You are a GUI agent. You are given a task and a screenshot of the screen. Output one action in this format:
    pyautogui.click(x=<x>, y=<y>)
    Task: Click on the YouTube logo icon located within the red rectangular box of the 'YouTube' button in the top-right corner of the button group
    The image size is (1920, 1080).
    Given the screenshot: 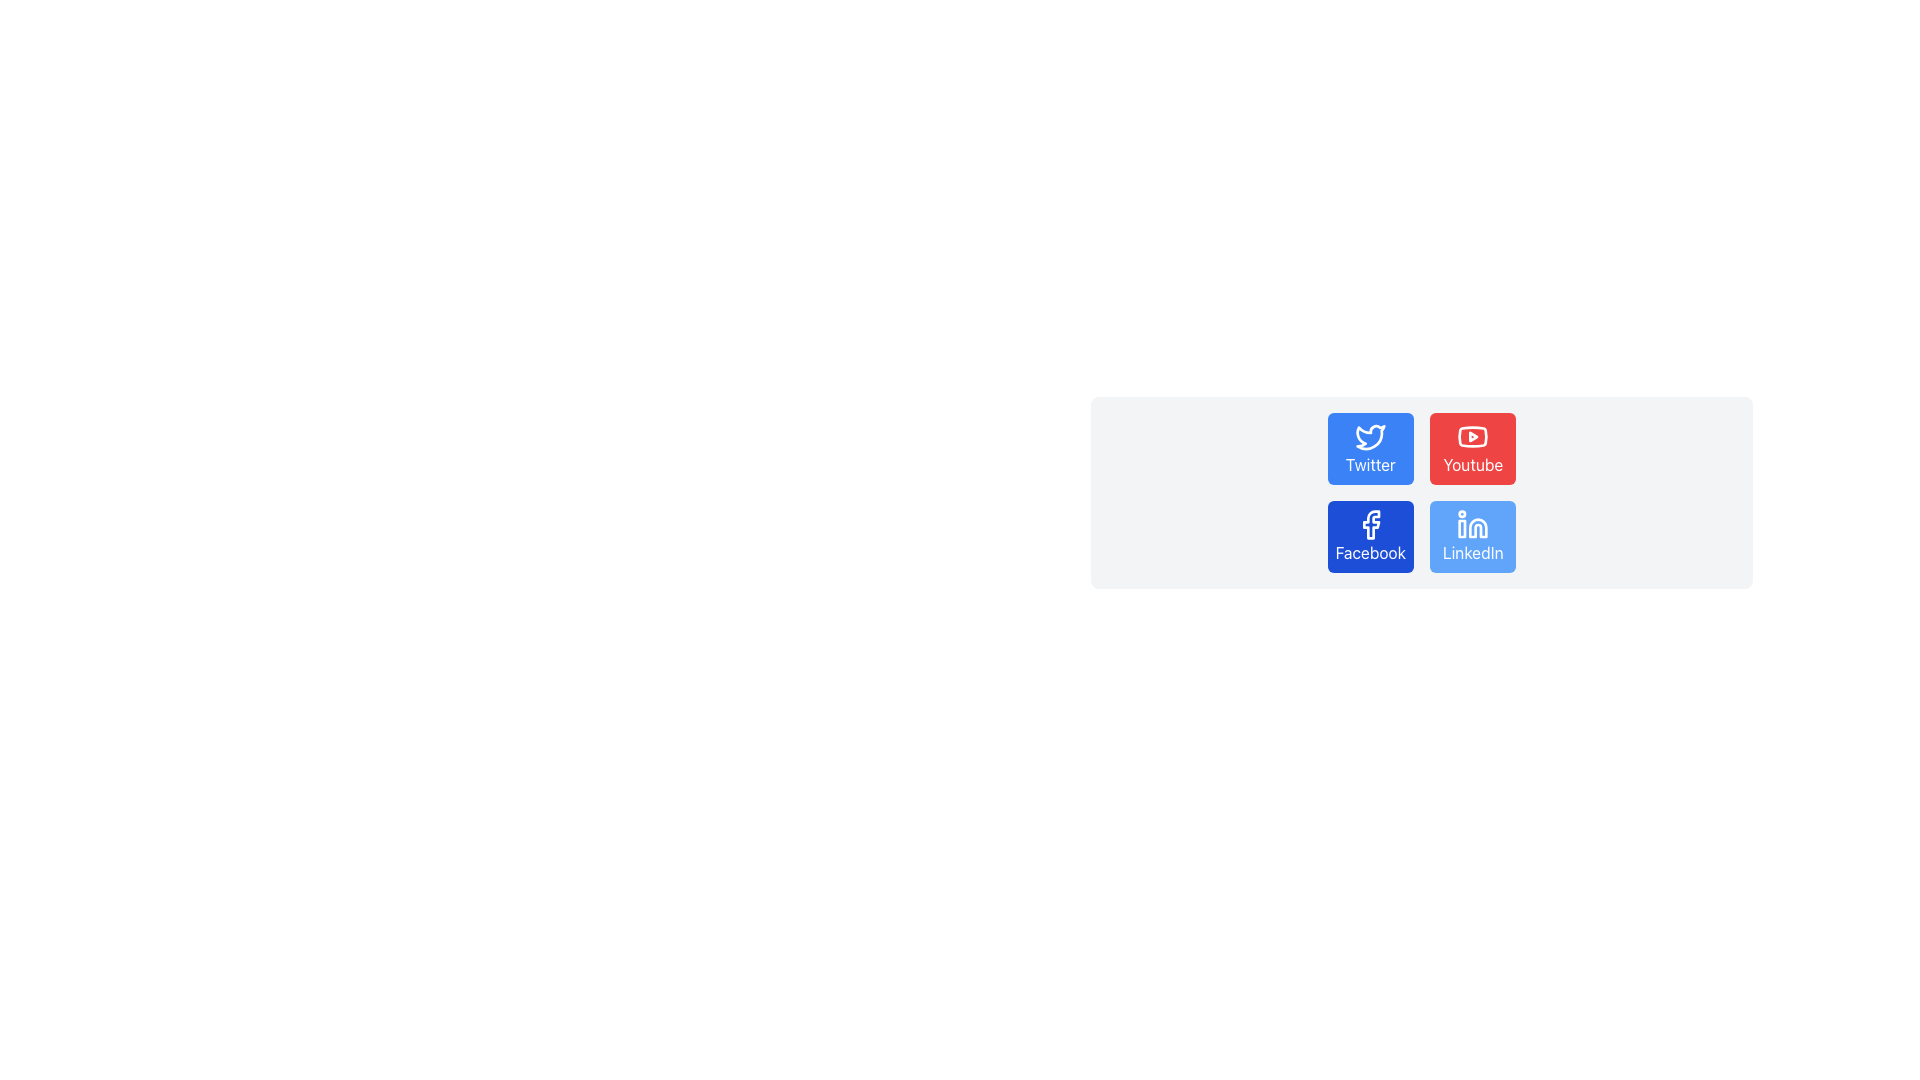 What is the action you would take?
    pyautogui.click(x=1473, y=435)
    